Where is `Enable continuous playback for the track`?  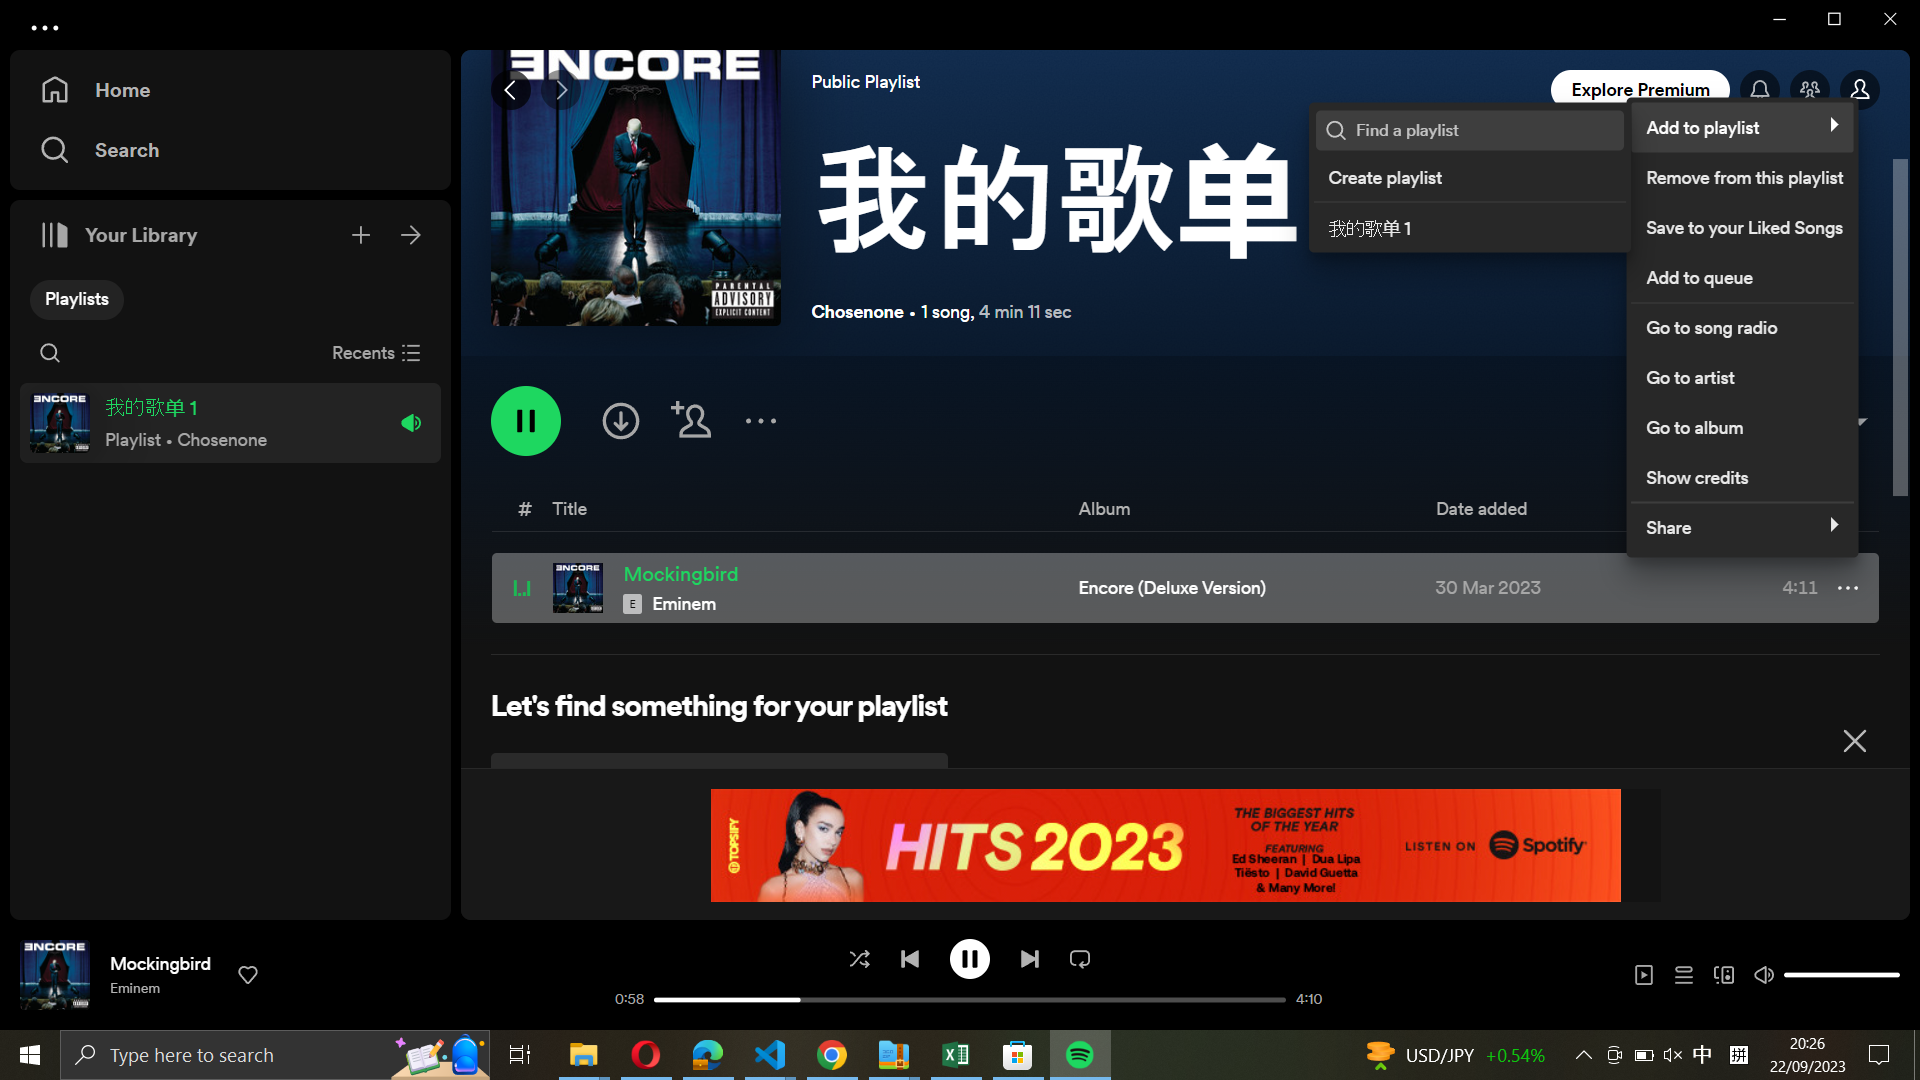 Enable continuous playback for the track is located at coordinates (1079, 956).